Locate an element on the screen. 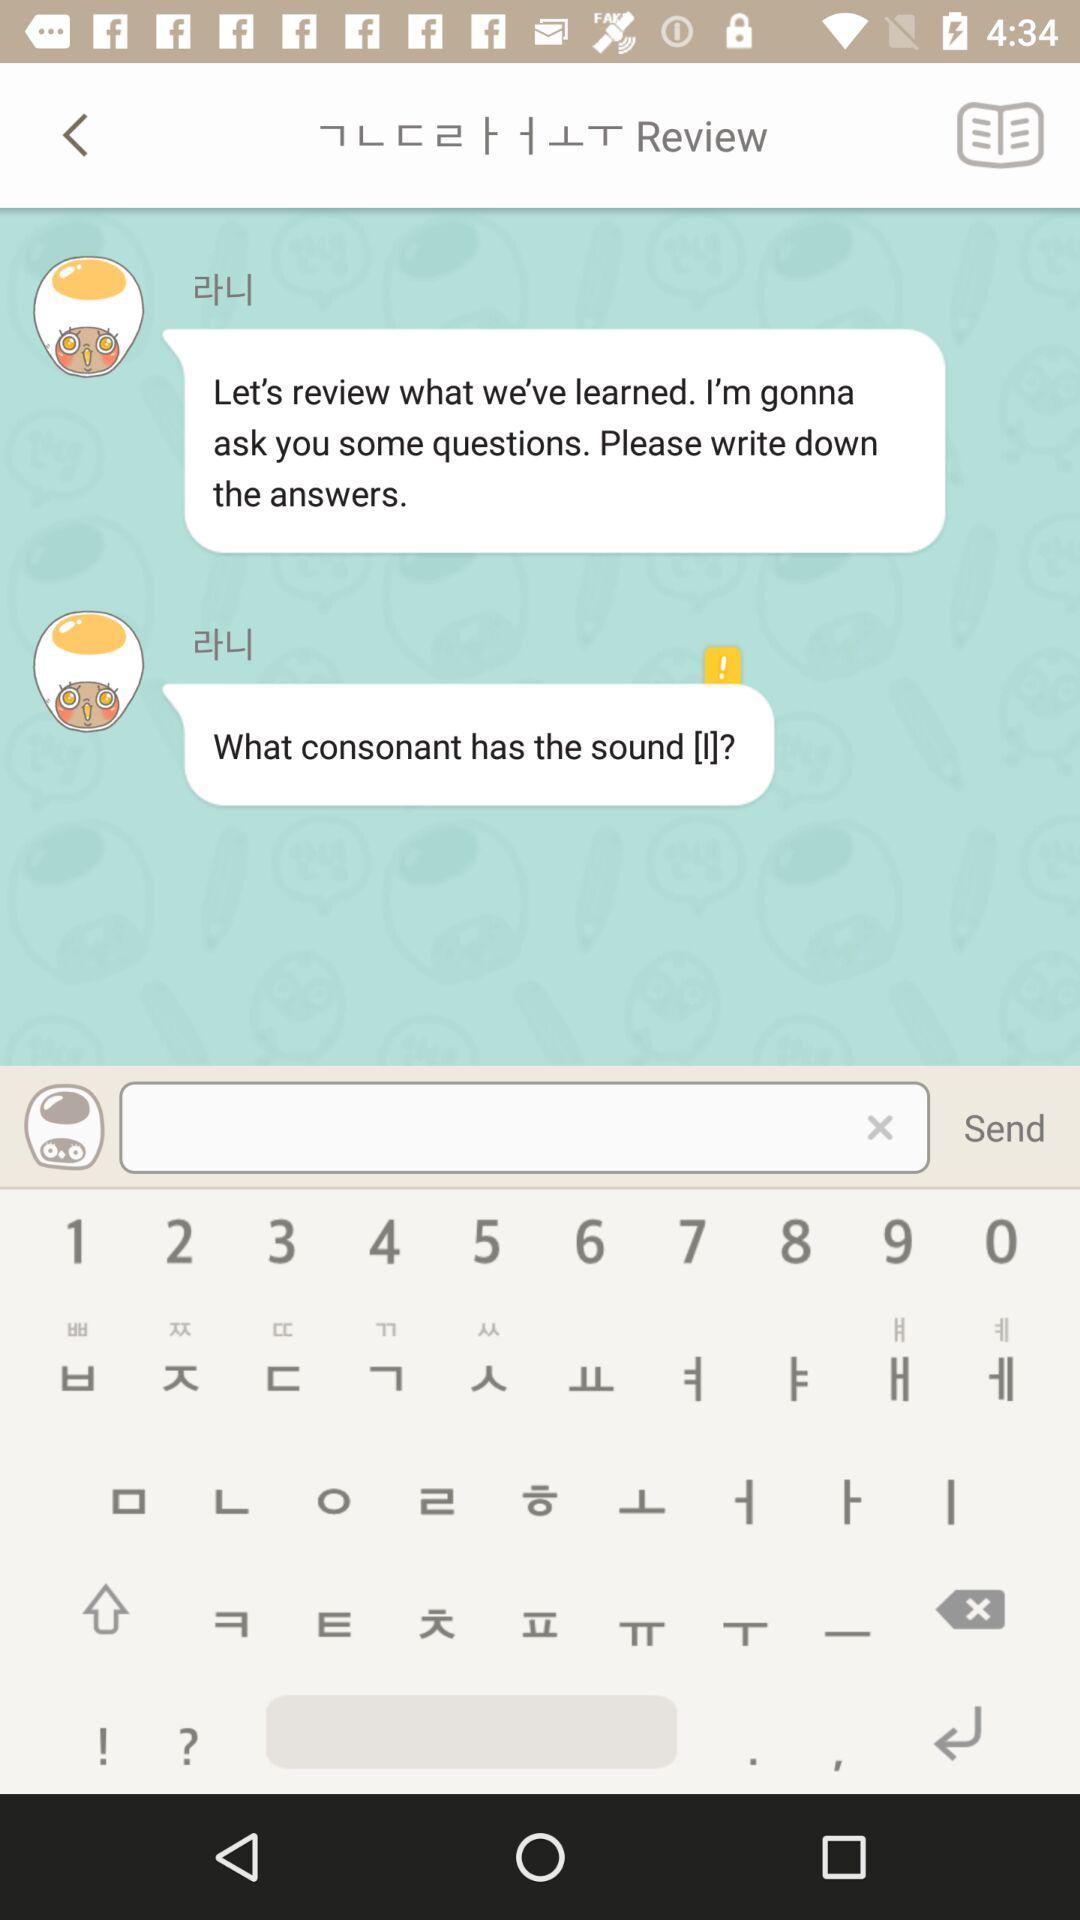 This screenshot has height=1920, width=1080. the add icon is located at coordinates (847, 1486).